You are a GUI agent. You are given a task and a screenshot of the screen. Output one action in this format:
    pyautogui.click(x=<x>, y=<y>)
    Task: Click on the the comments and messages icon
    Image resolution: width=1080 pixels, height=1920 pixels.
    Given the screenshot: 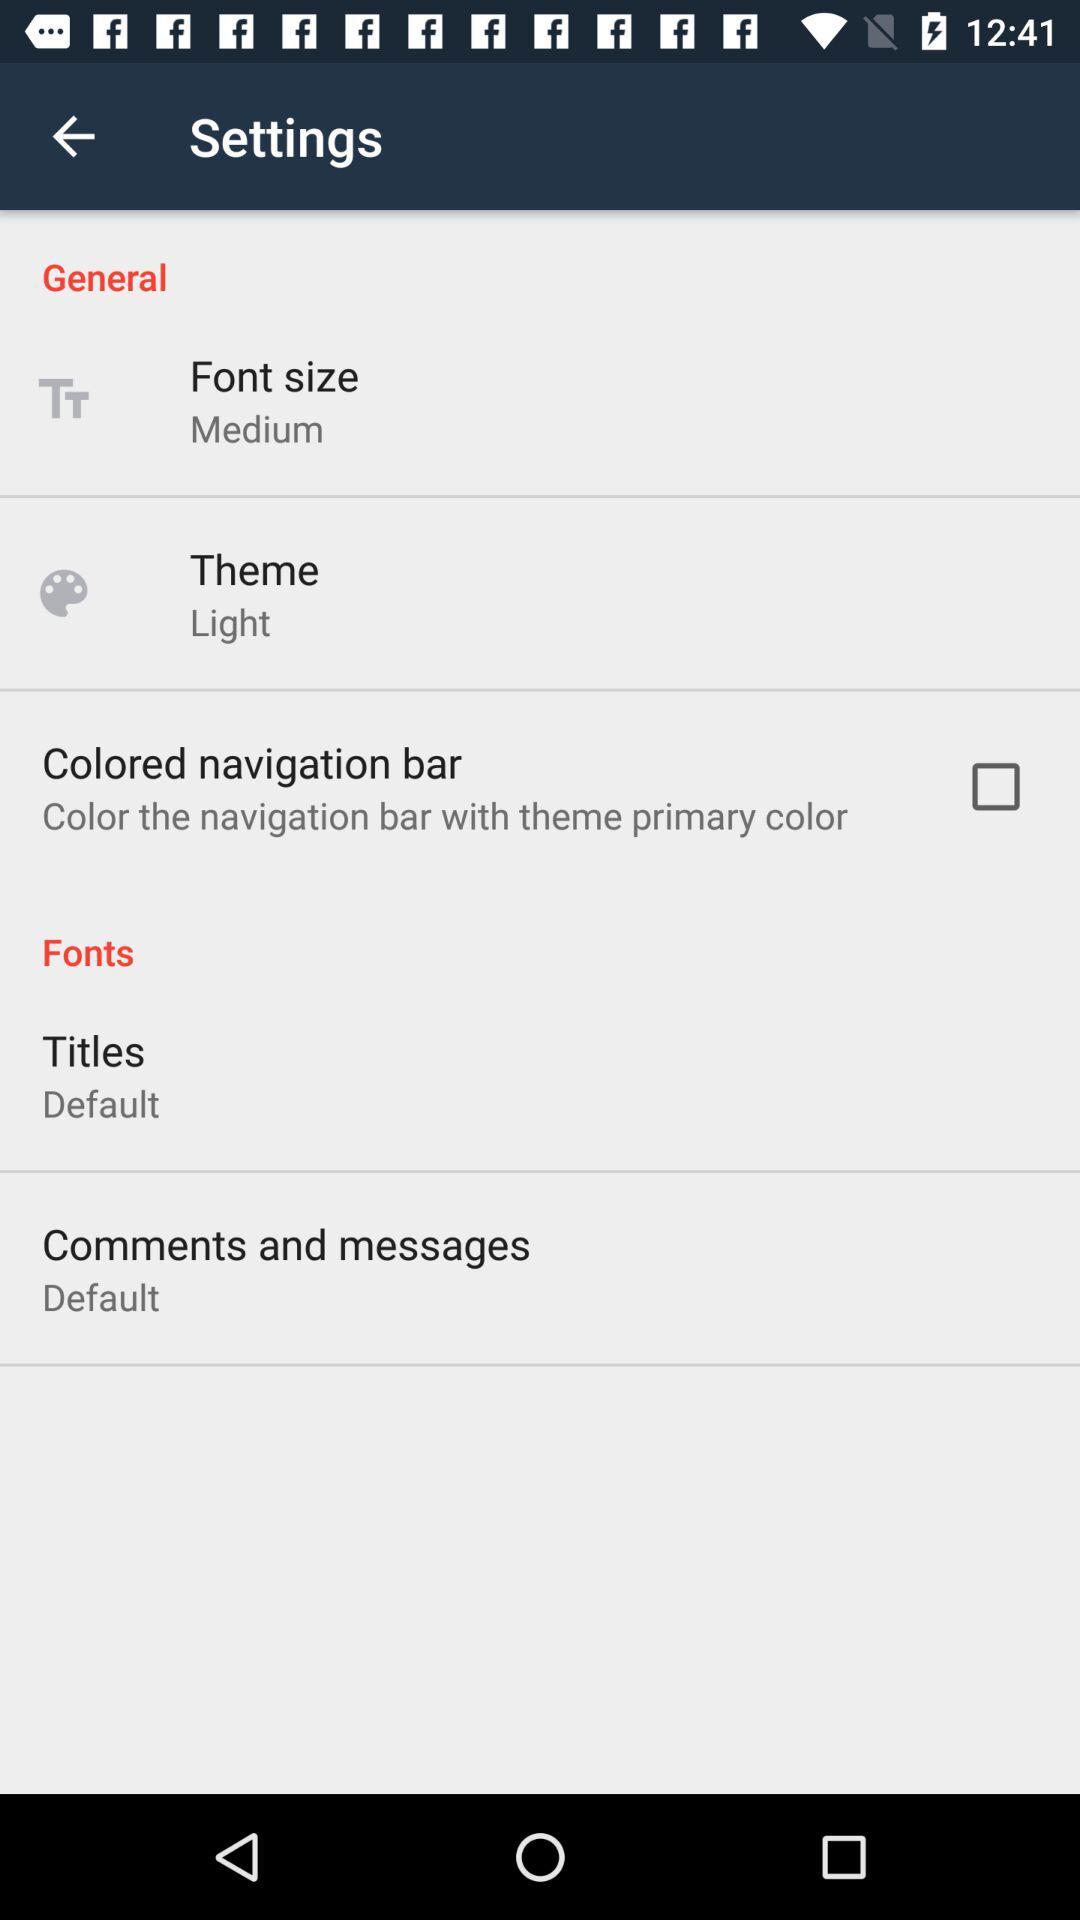 What is the action you would take?
    pyautogui.click(x=286, y=1242)
    